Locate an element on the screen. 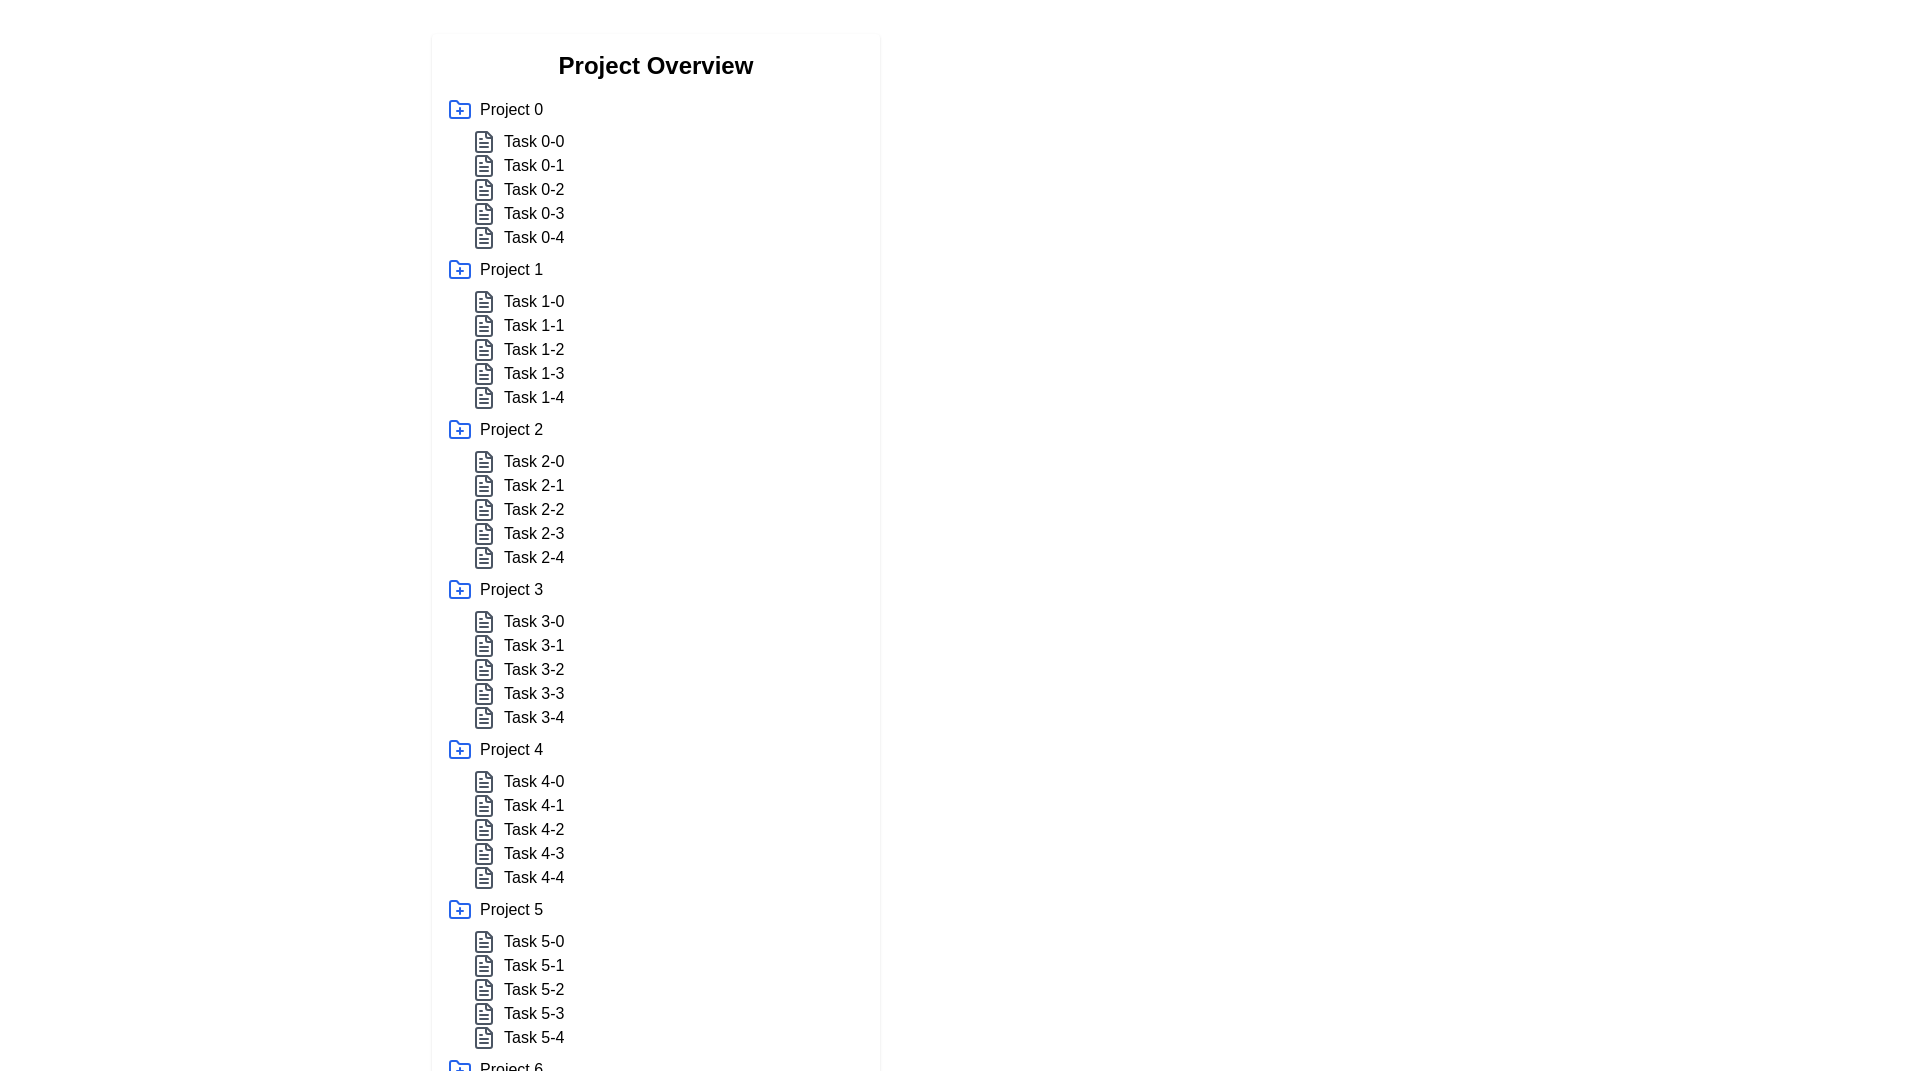 This screenshot has height=1080, width=1920. the SVG graphical icon representing the list item 'Task 2-1' which is positioned directly to the left of the text labeled 'Task 2-1' in the hierarchical list under 'Project 2' is located at coordinates (484, 486).